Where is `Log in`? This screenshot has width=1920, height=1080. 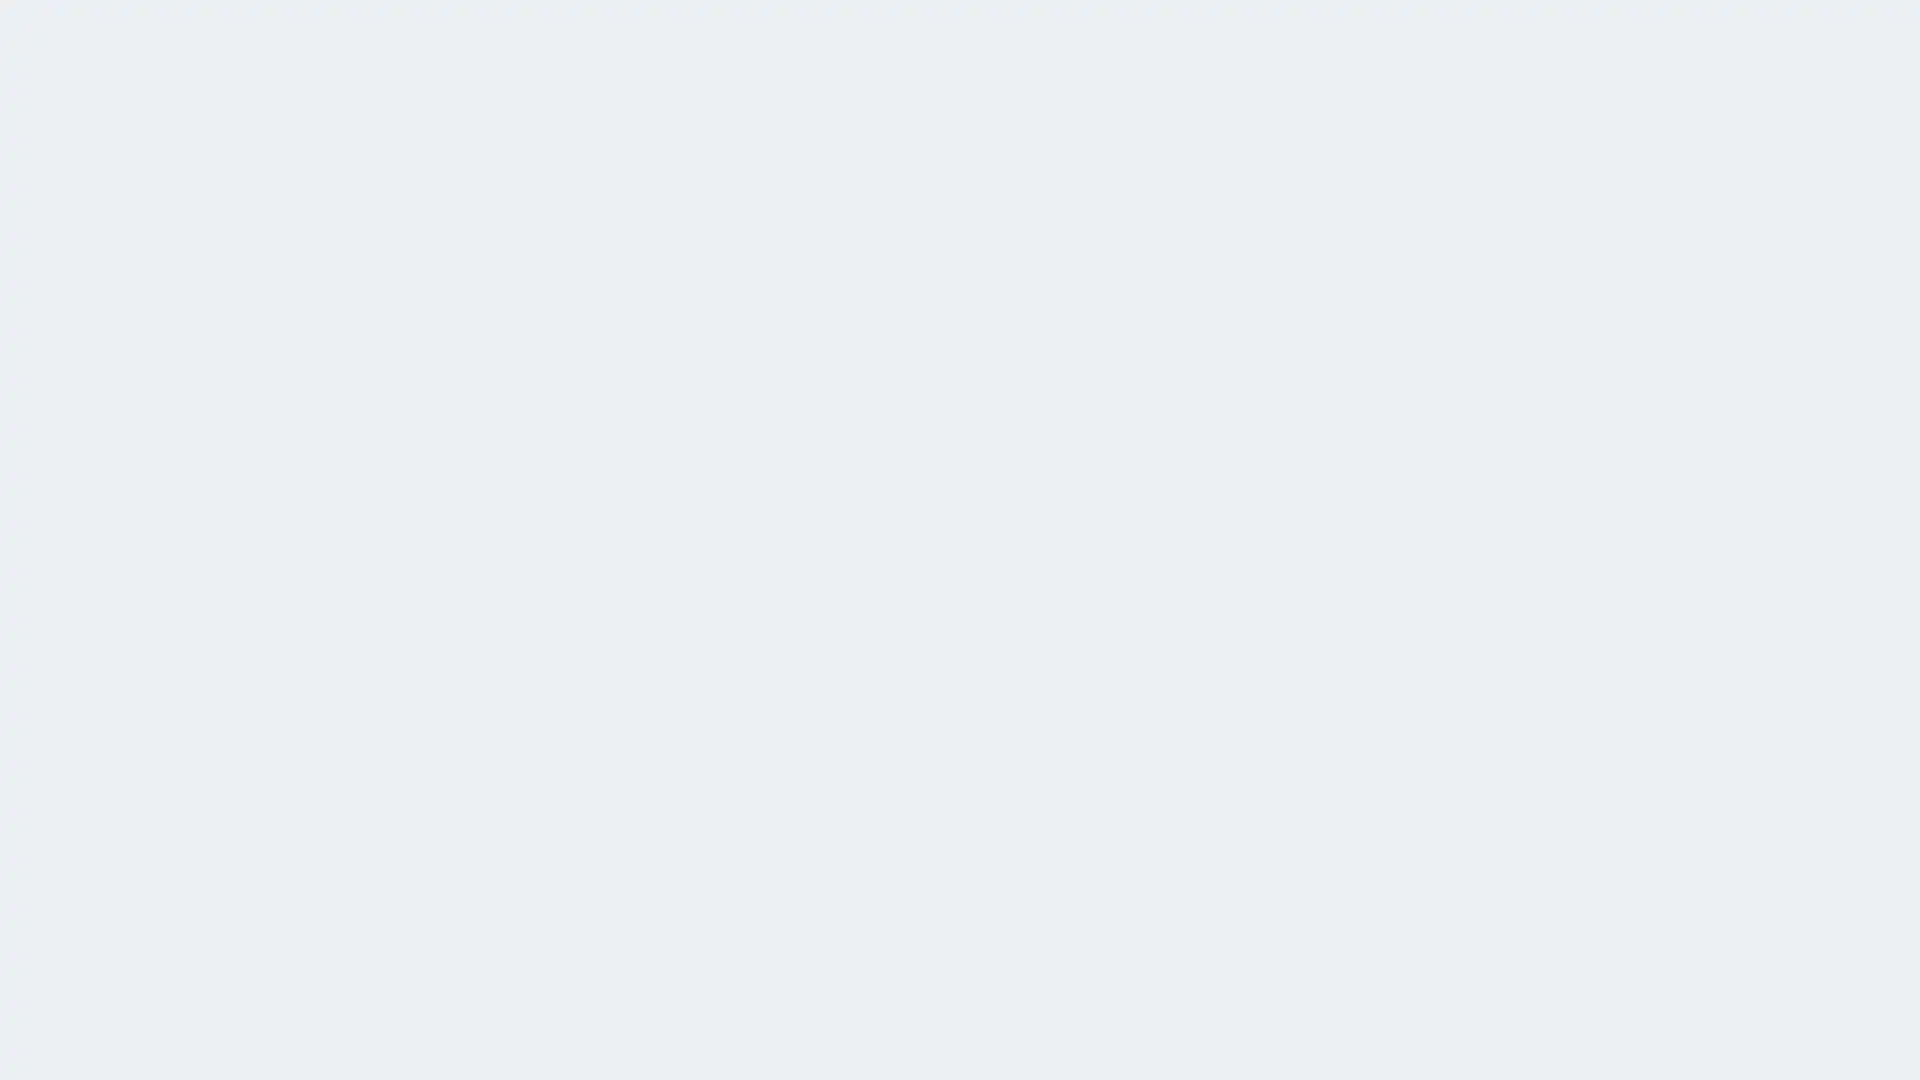
Log in is located at coordinates (960, 342).